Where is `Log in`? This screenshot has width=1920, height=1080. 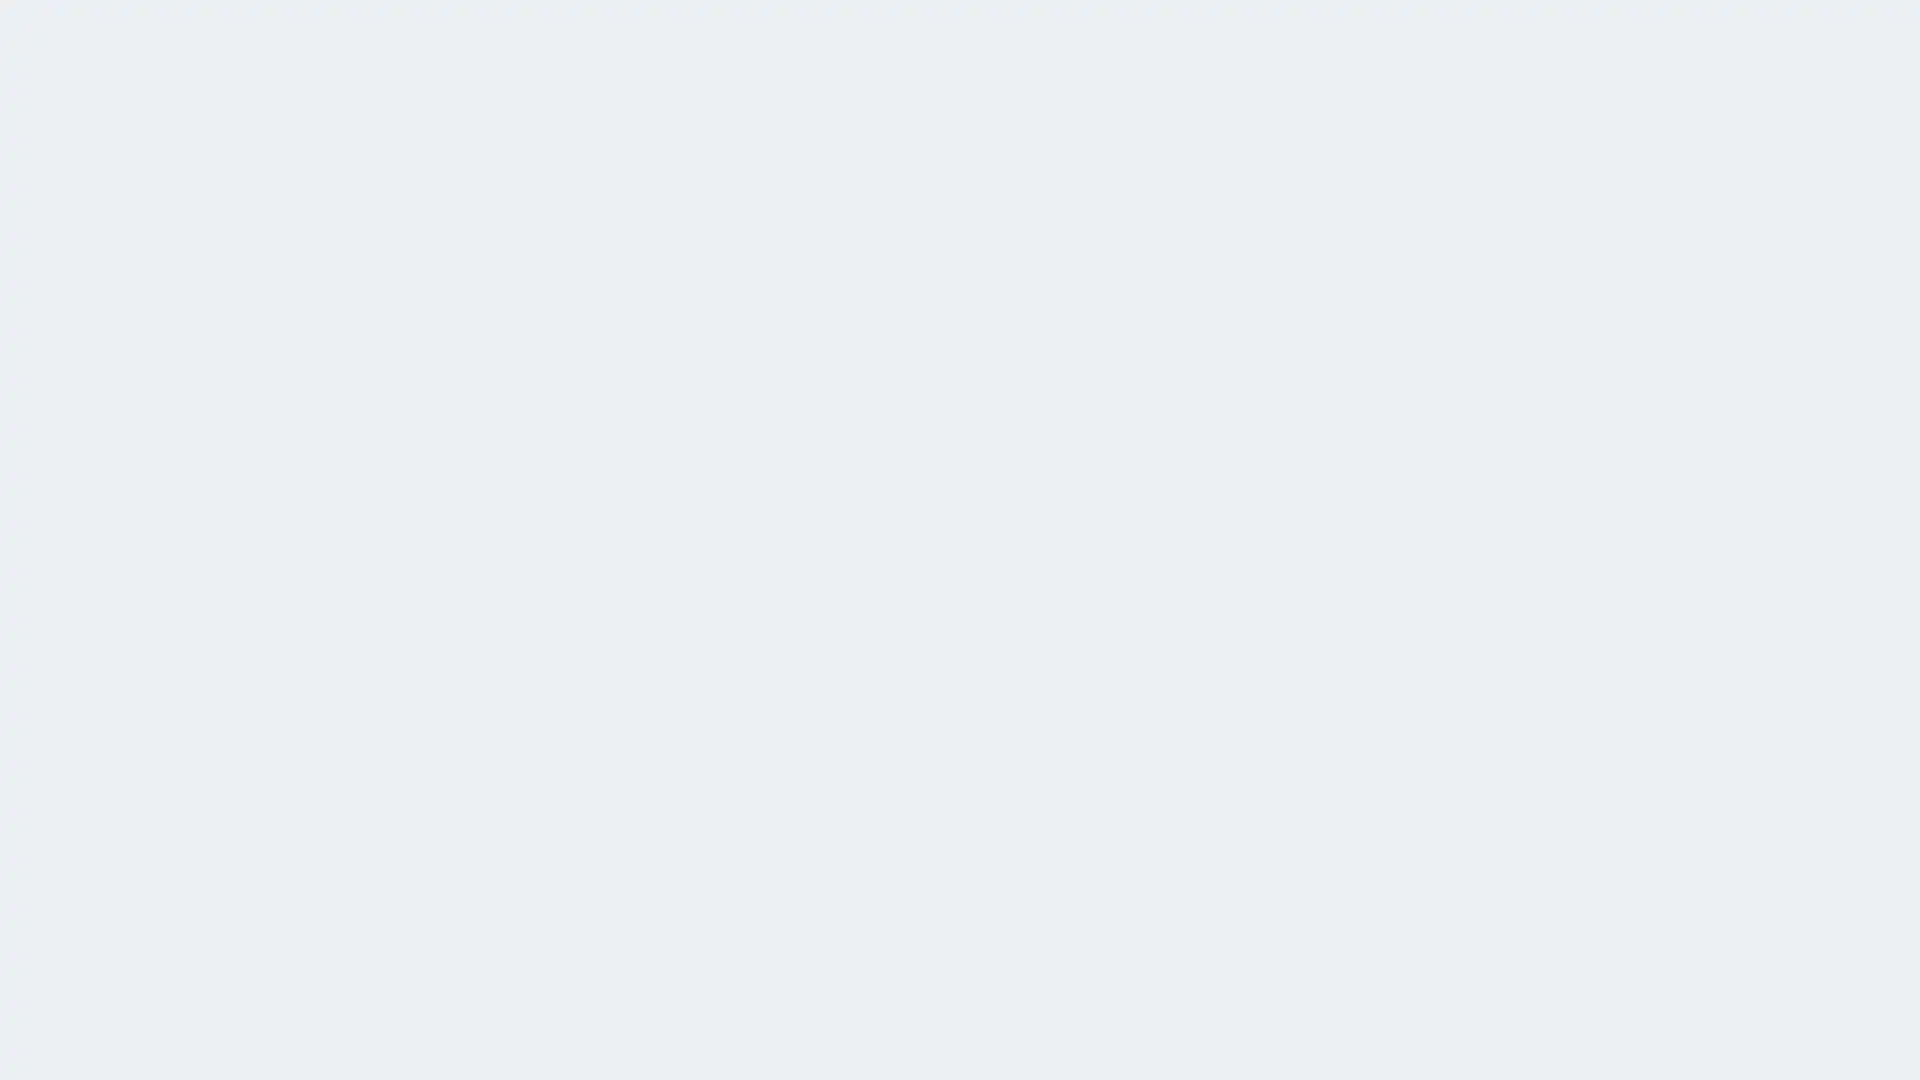
Log in is located at coordinates (960, 342).